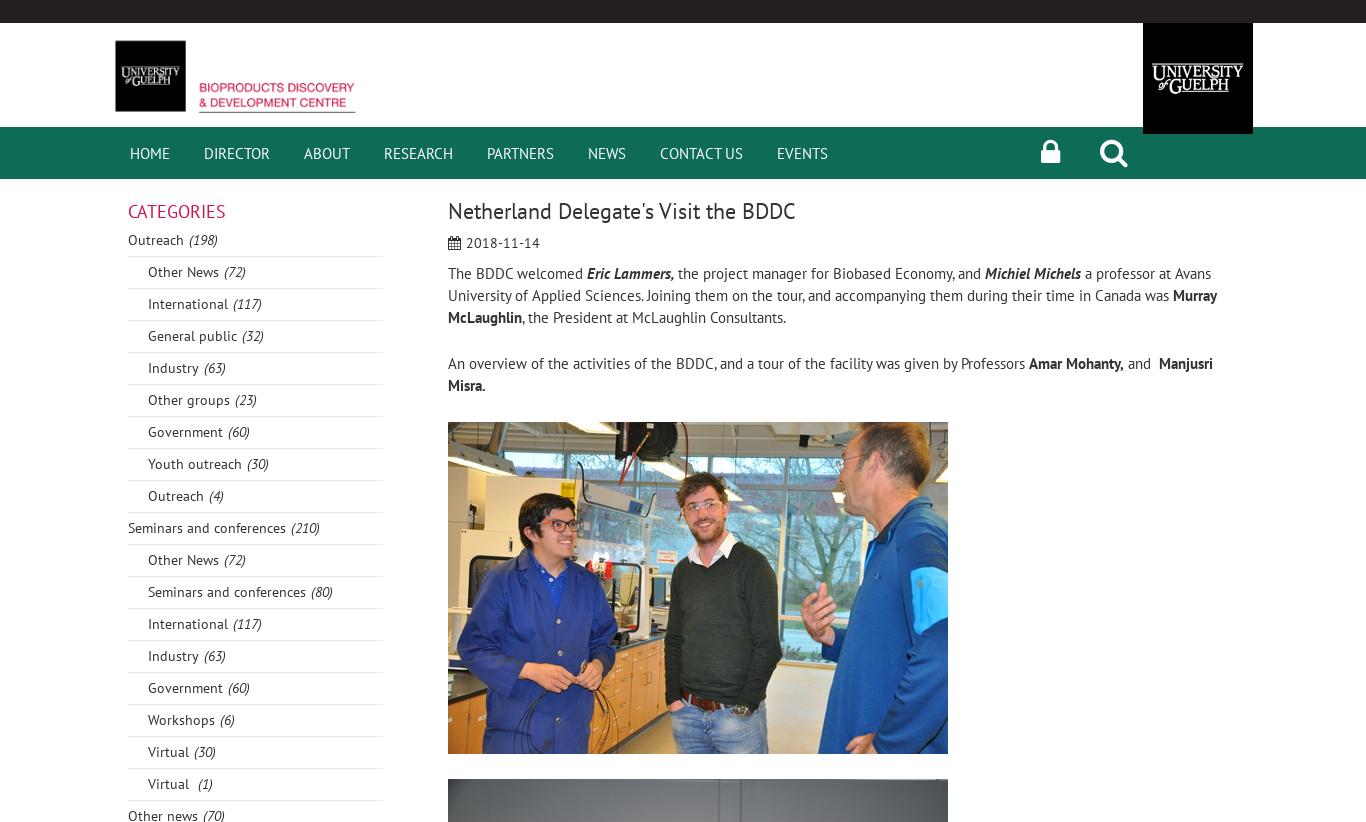  I want to click on 'About', so click(327, 153).